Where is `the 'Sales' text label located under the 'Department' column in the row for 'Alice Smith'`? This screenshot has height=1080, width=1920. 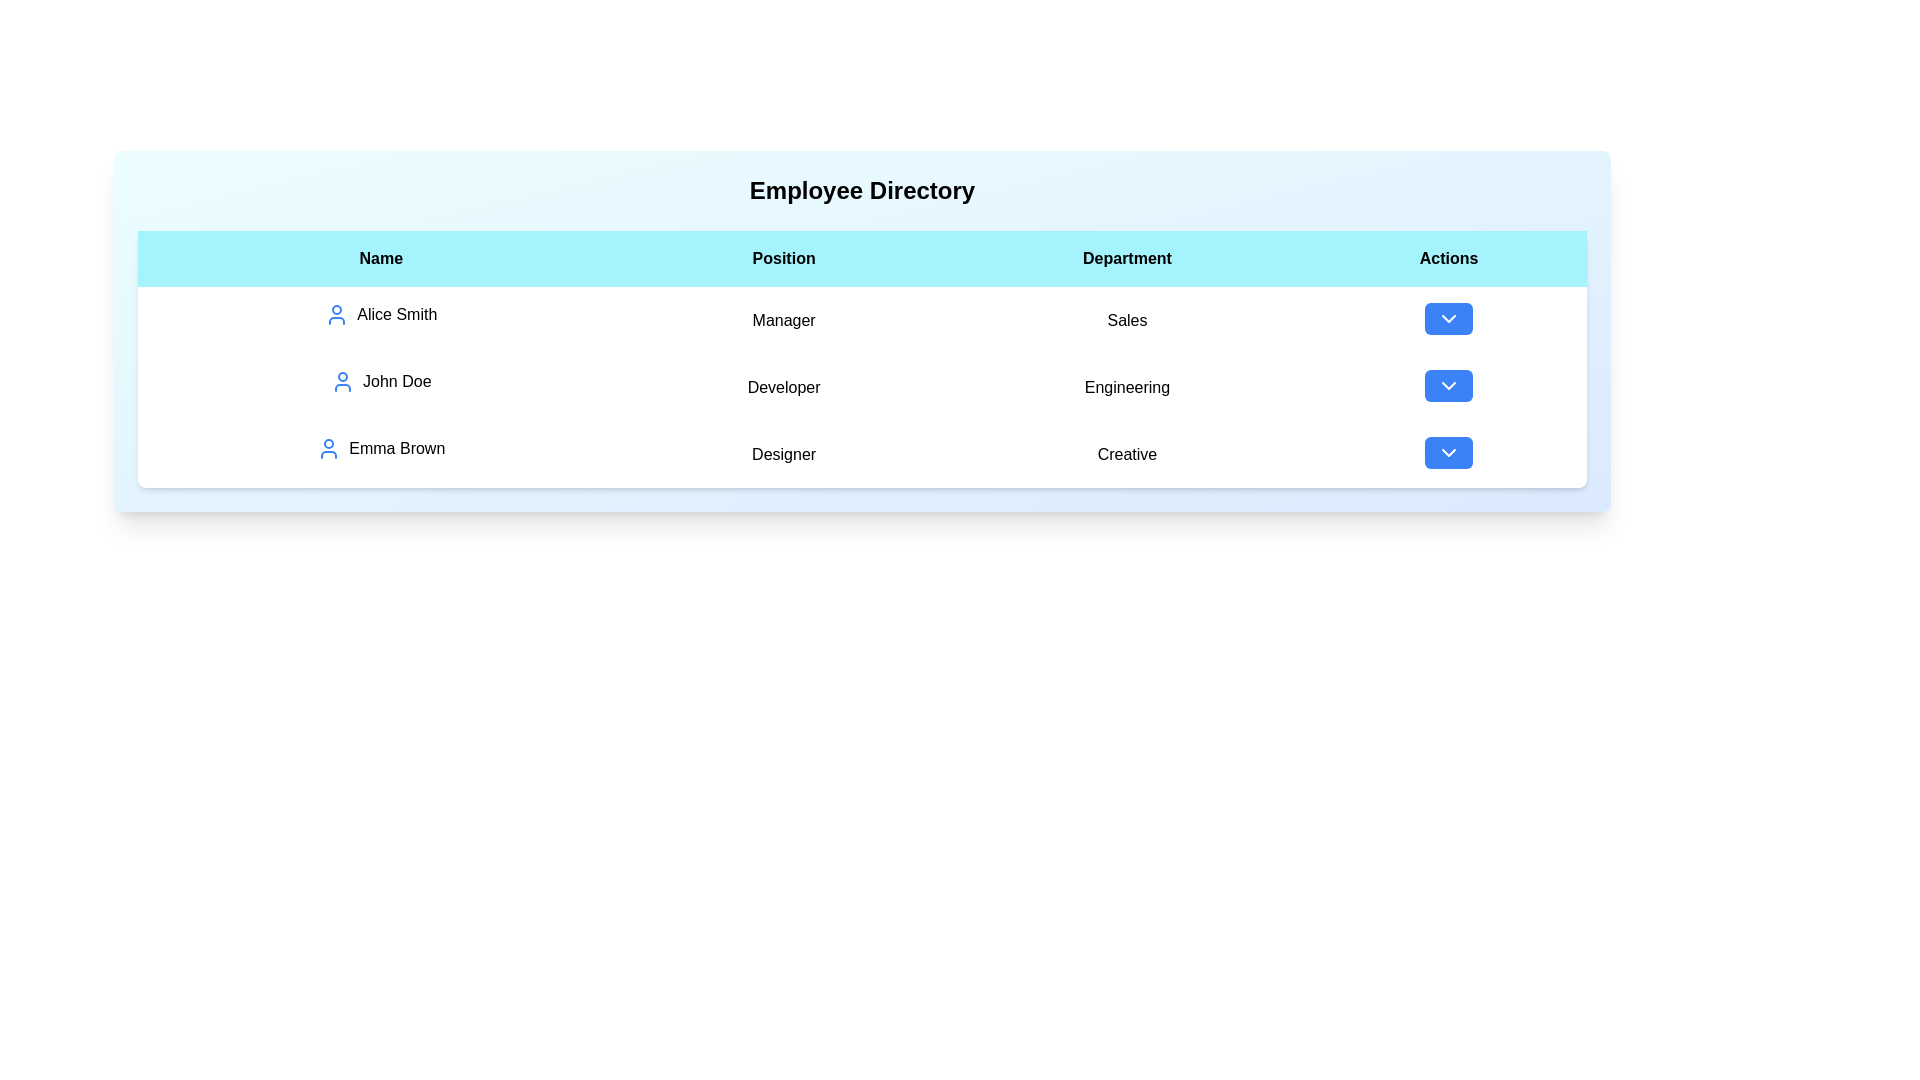
the 'Sales' text label located under the 'Department' column in the row for 'Alice Smith' is located at coordinates (1127, 319).